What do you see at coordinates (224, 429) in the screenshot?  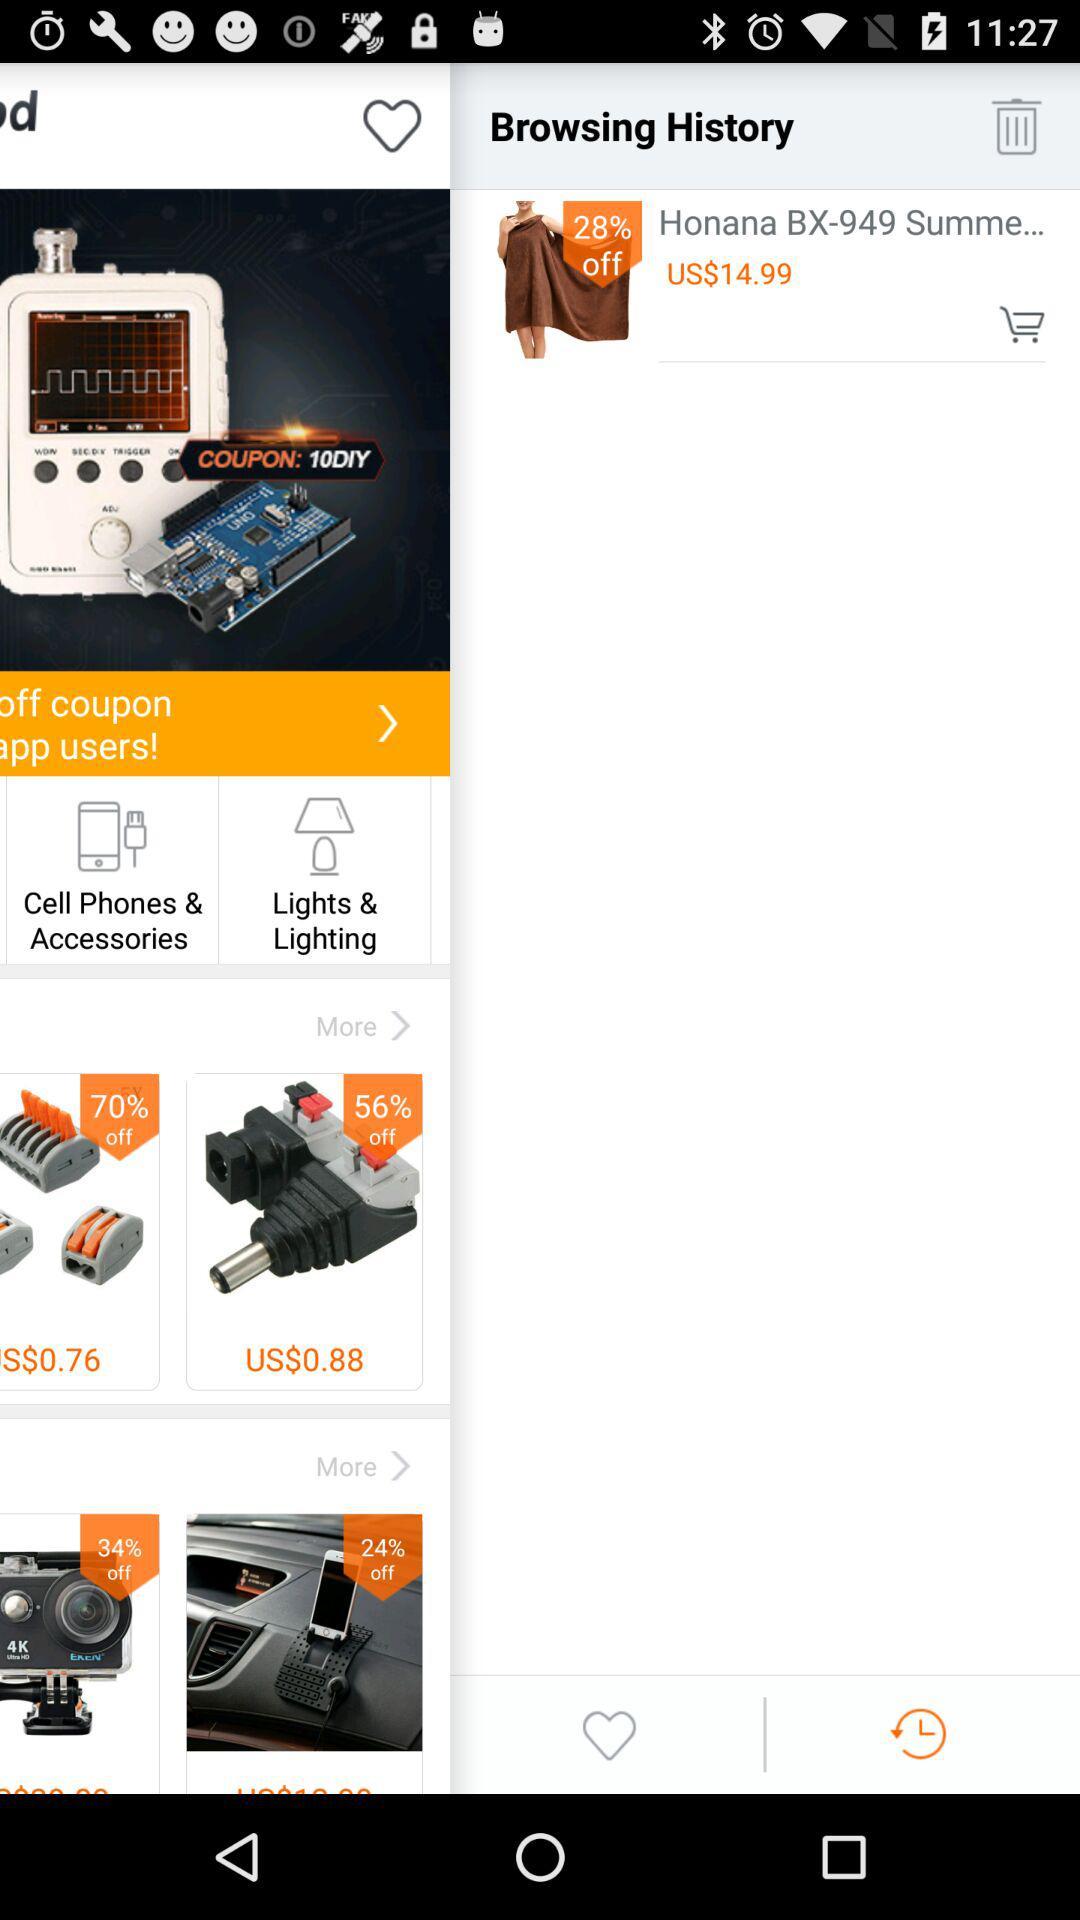 I see `announcement` at bounding box center [224, 429].